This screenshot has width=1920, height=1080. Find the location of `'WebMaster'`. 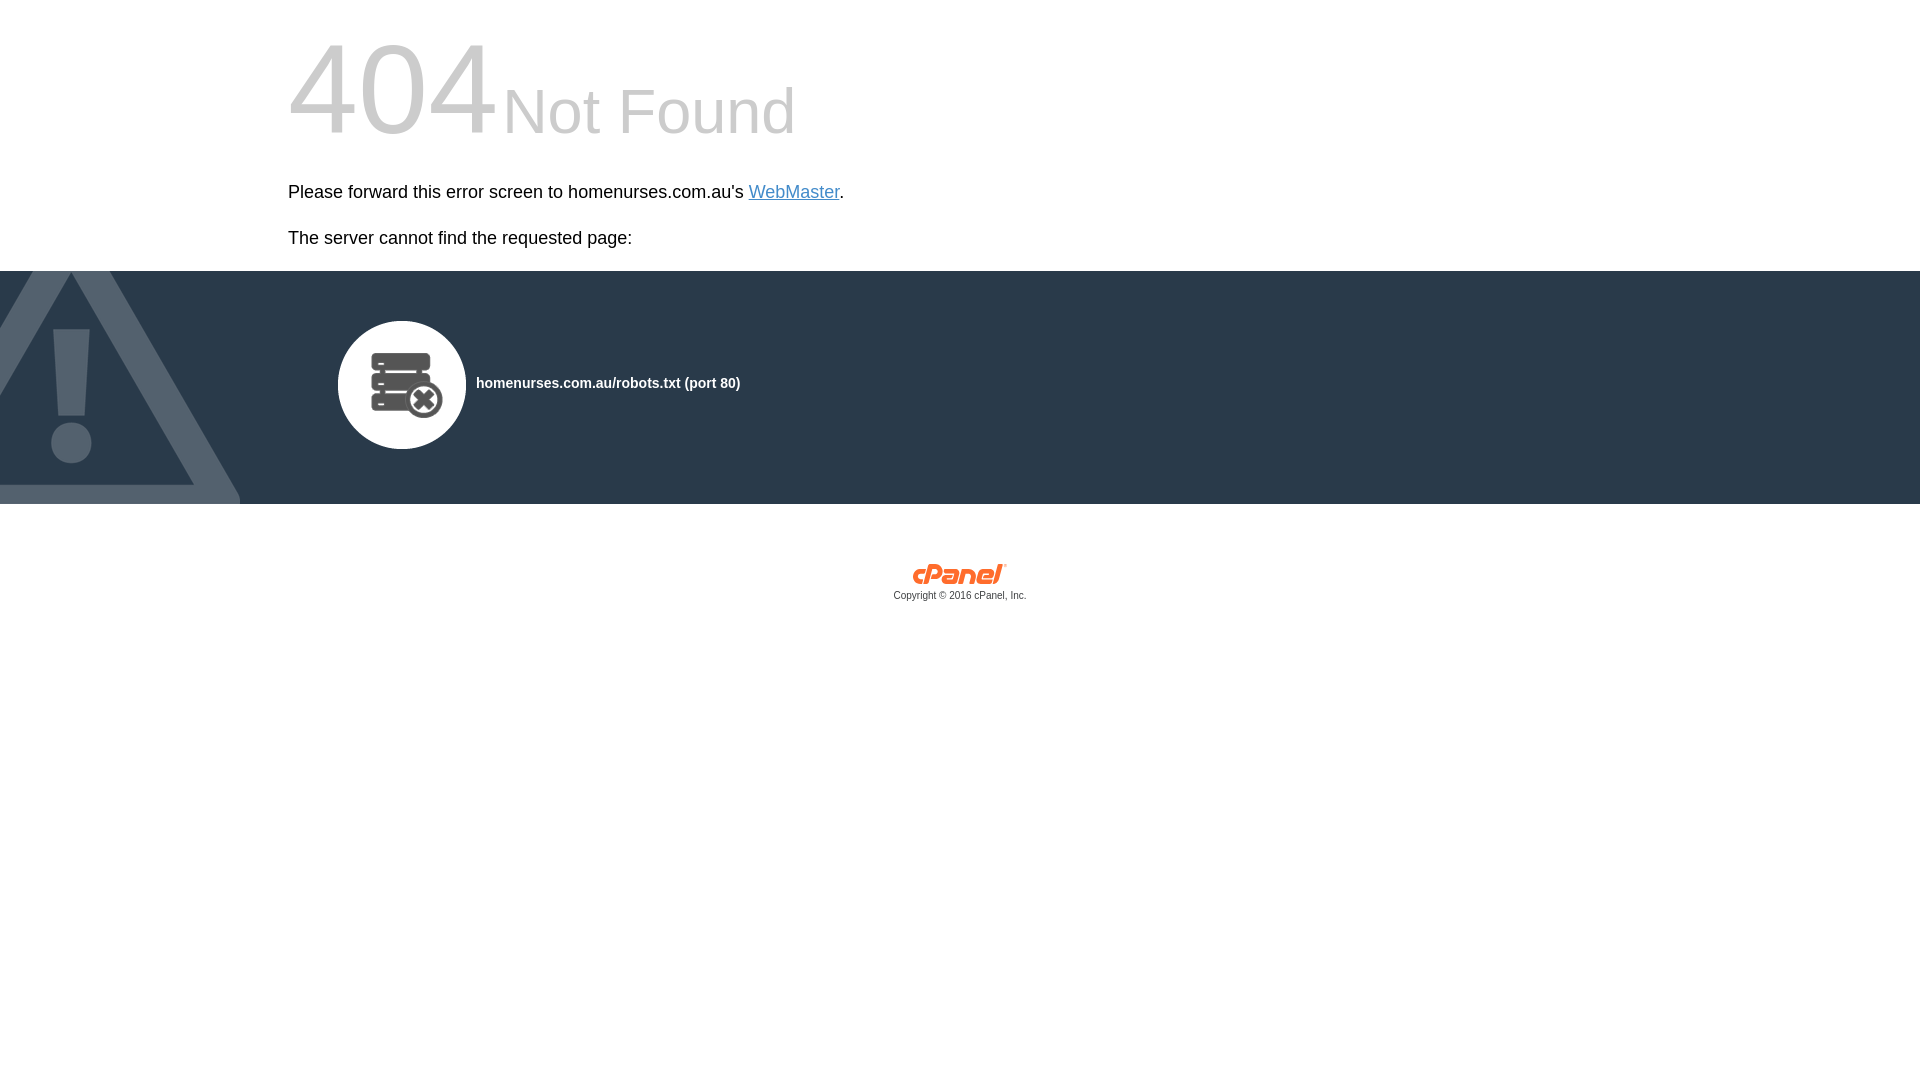

'WebMaster' is located at coordinates (793, 192).